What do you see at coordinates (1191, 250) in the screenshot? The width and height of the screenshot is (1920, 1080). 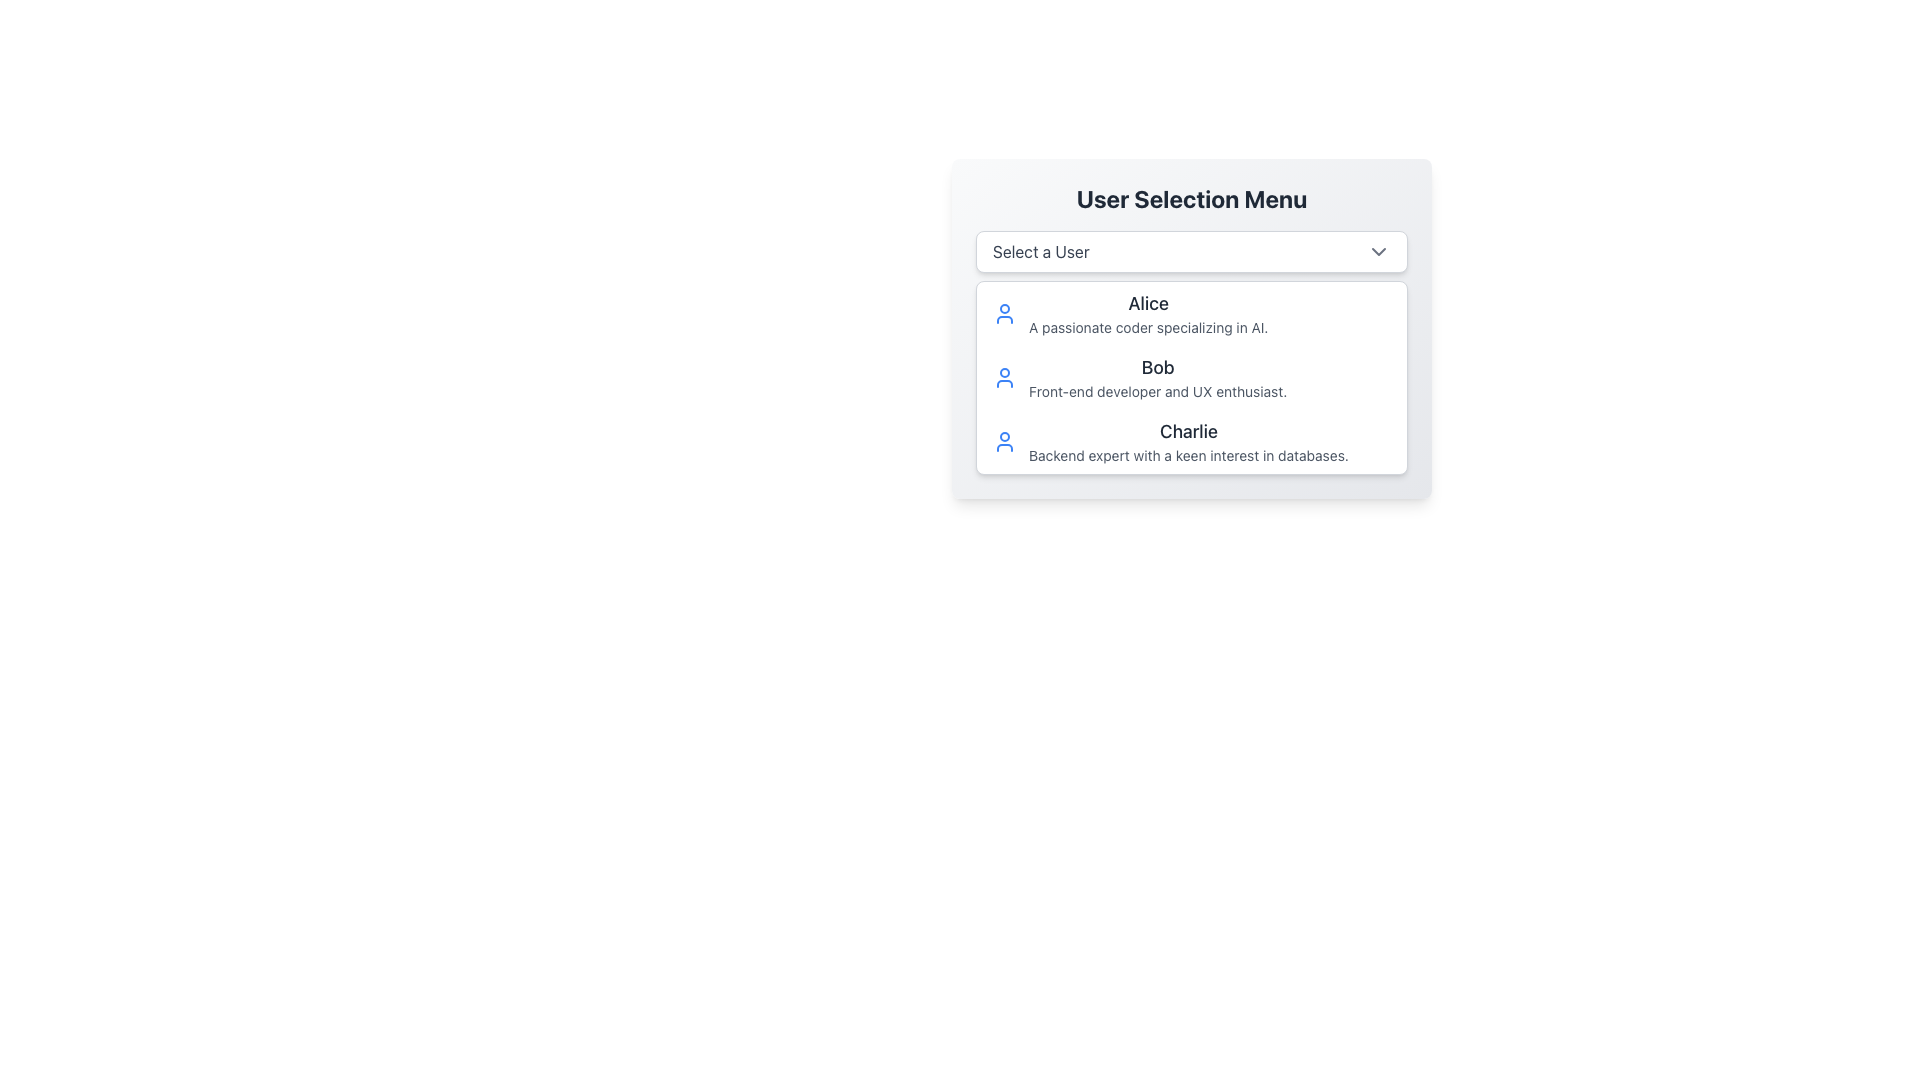 I see `the 'Select a User' dropdown menu` at bounding box center [1191, 250].